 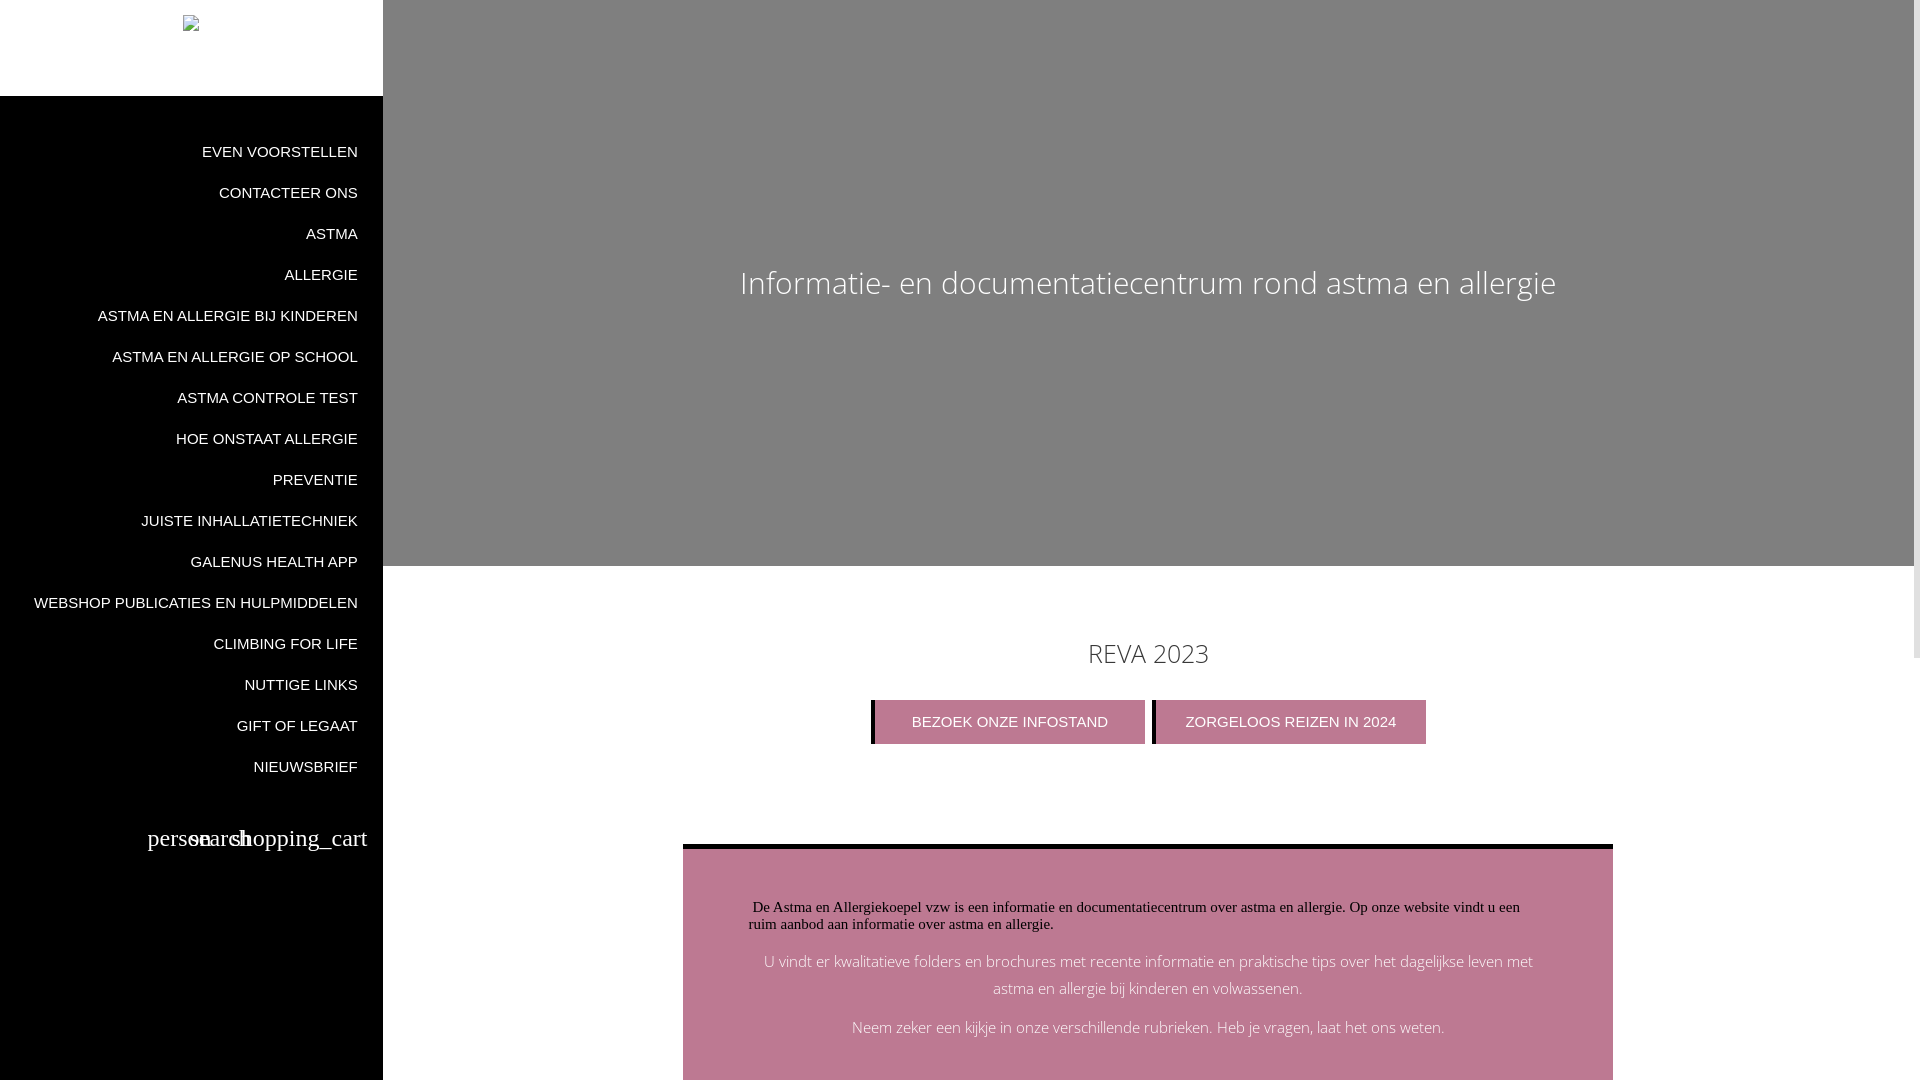 What do you see at coordinates (191, 23) in the screenshot?
I see `'Astma en Allergiekoepel vzw'` at bounding box center [191, 23].